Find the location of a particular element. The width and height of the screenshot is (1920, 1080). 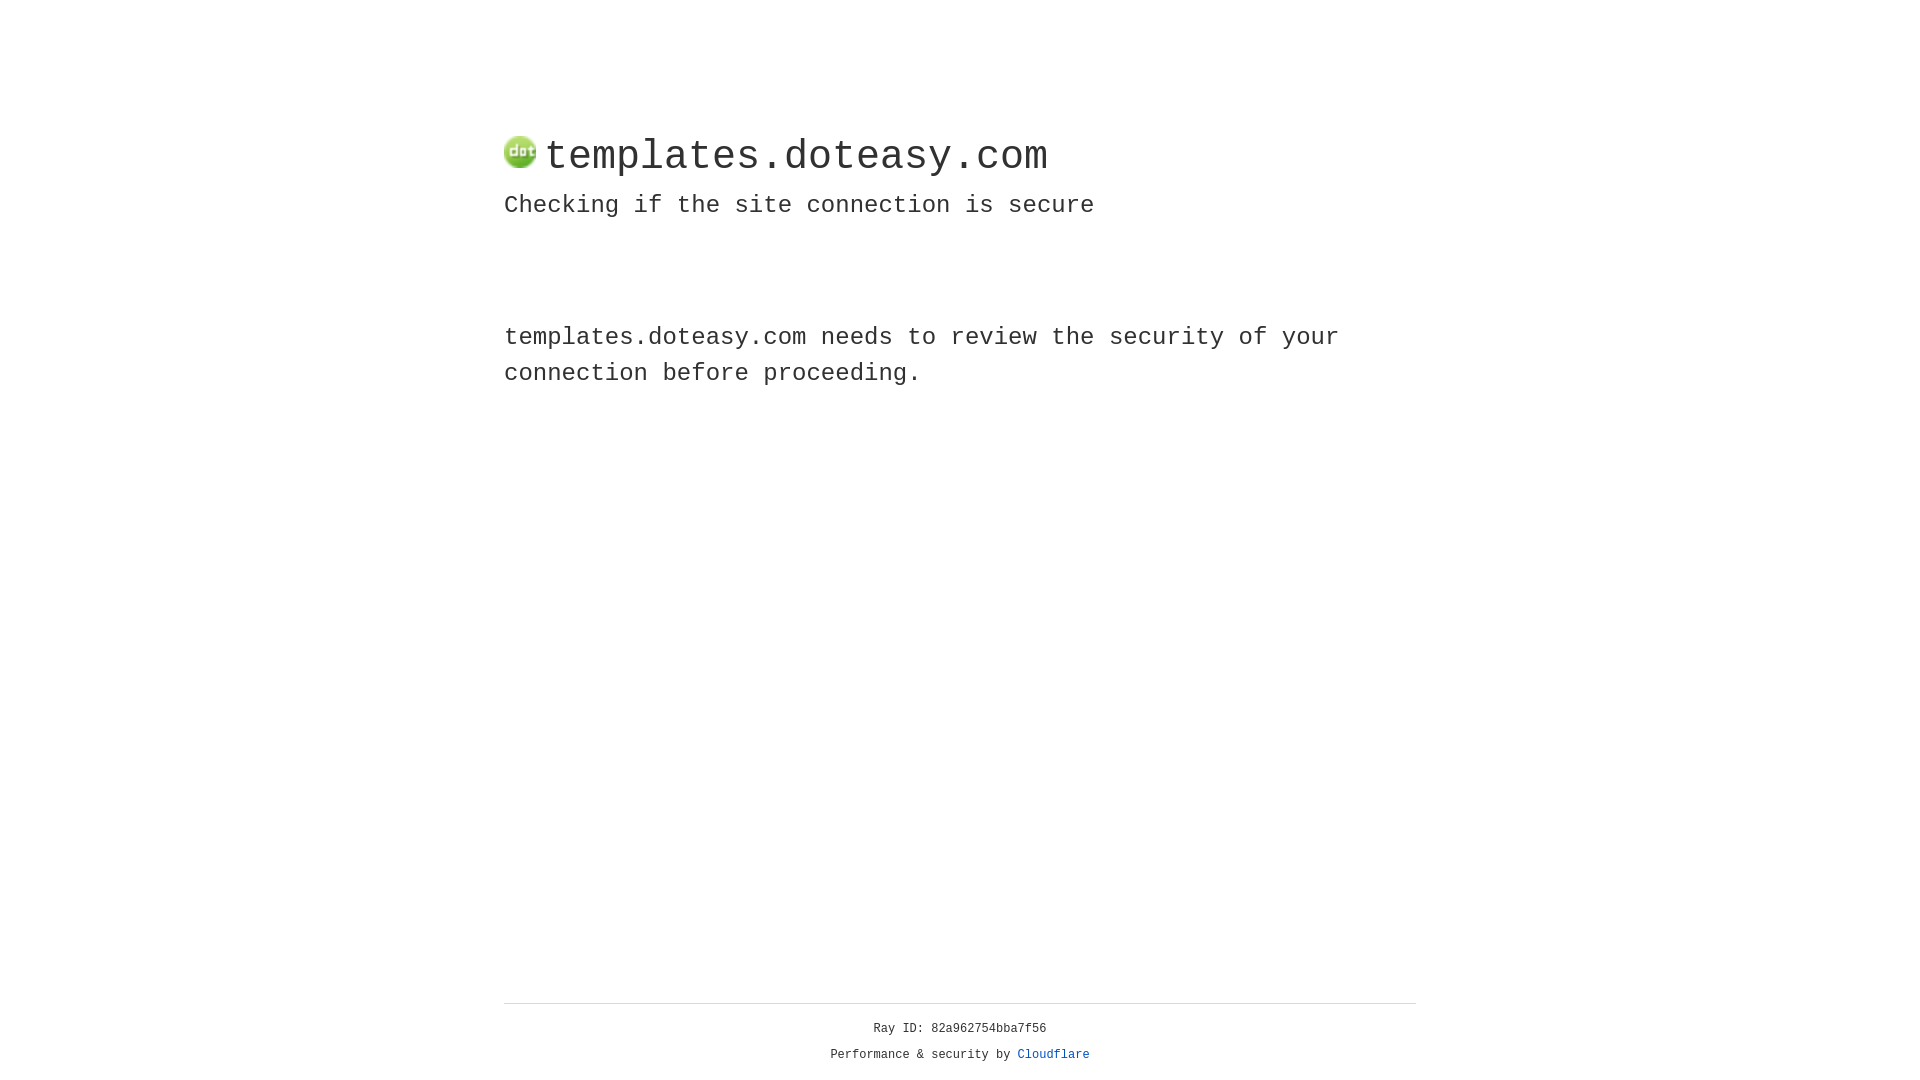

'Cloudflare' is located at coordinates (1017, 1054).